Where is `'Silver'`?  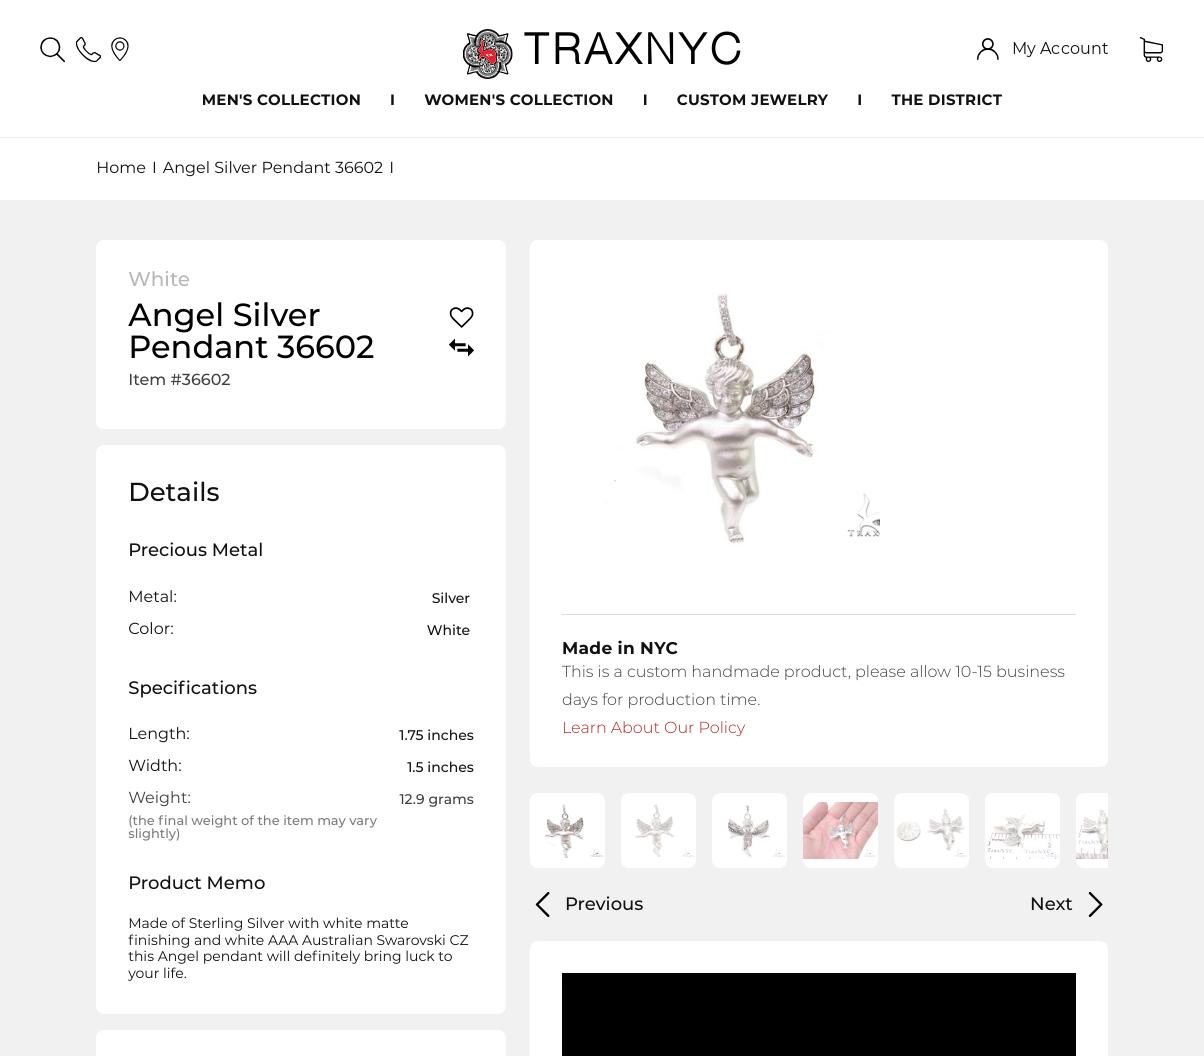
'Silver' is located at coordinates (450, 595).